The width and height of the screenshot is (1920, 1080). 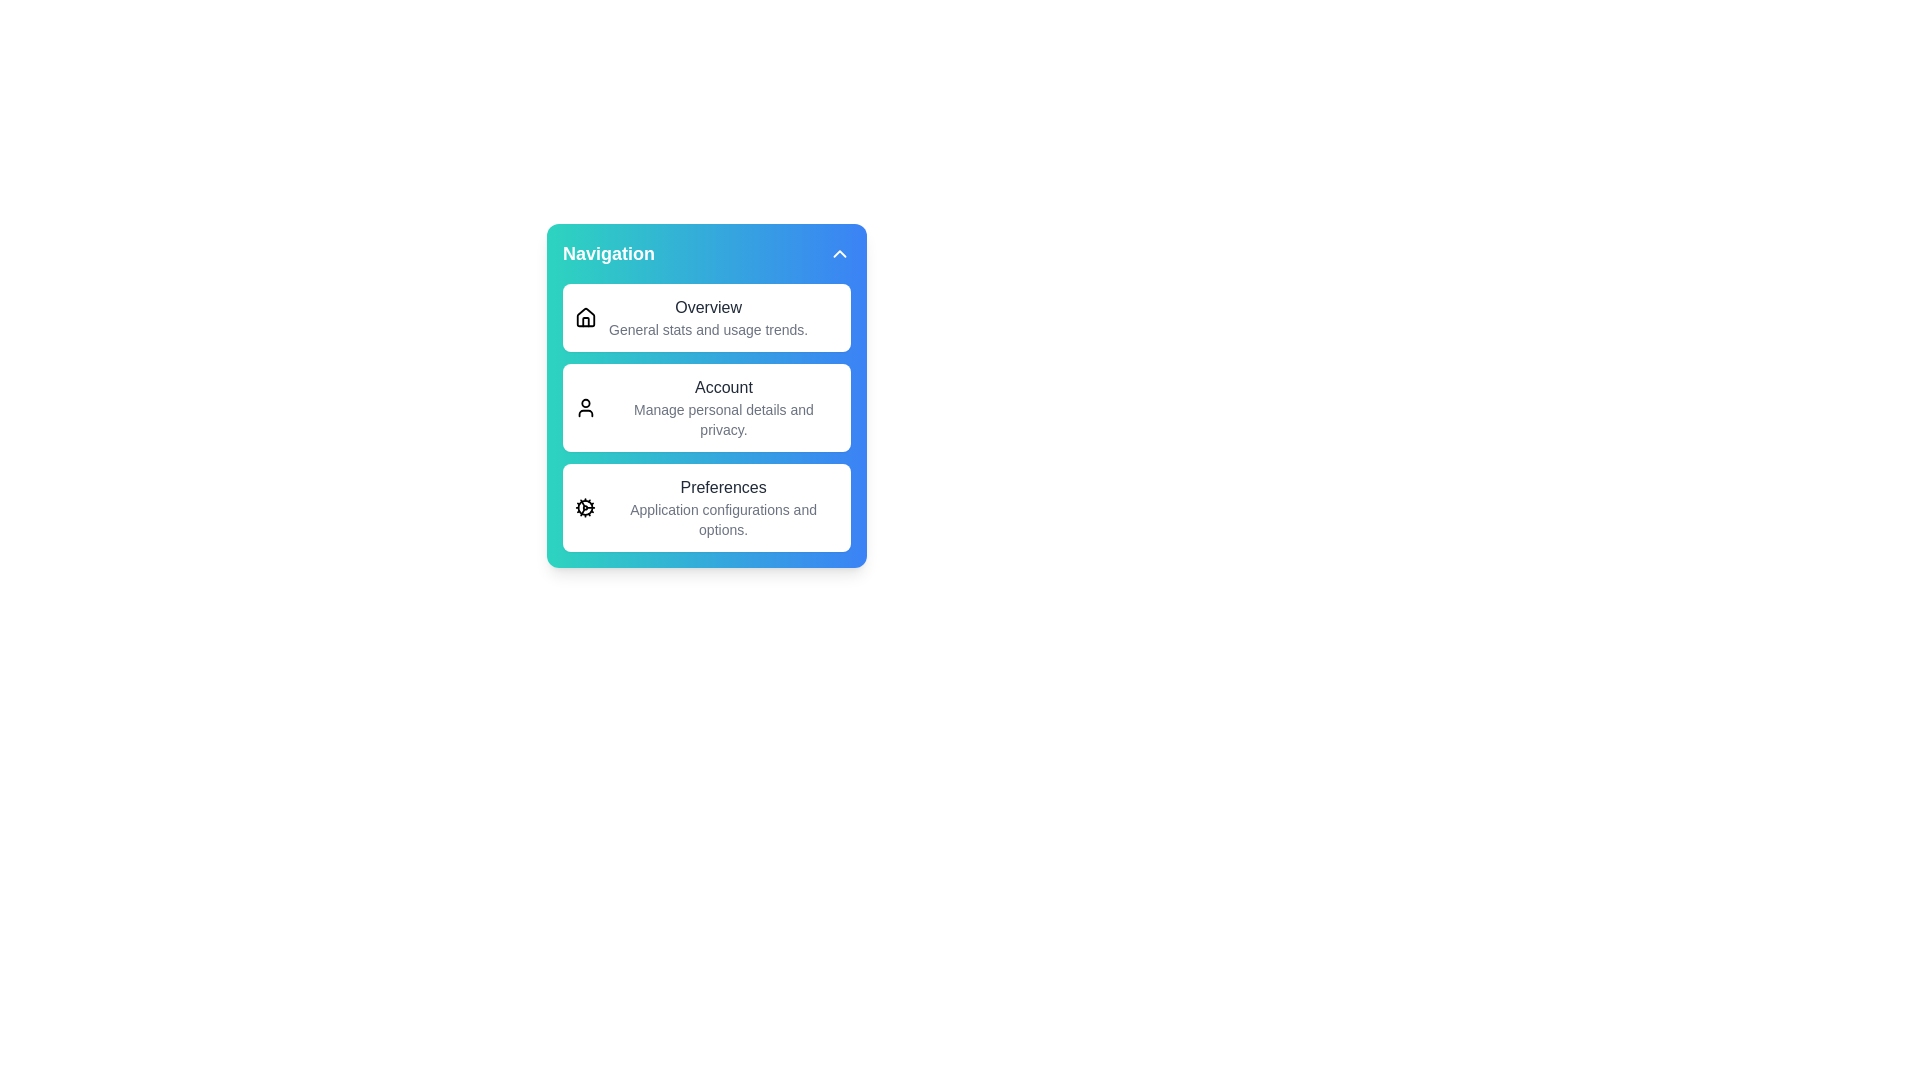 What do you see at coordinates (584, 407) in the screenshot?
I see `the icon associated with Account` at bounding box center [584, 407].